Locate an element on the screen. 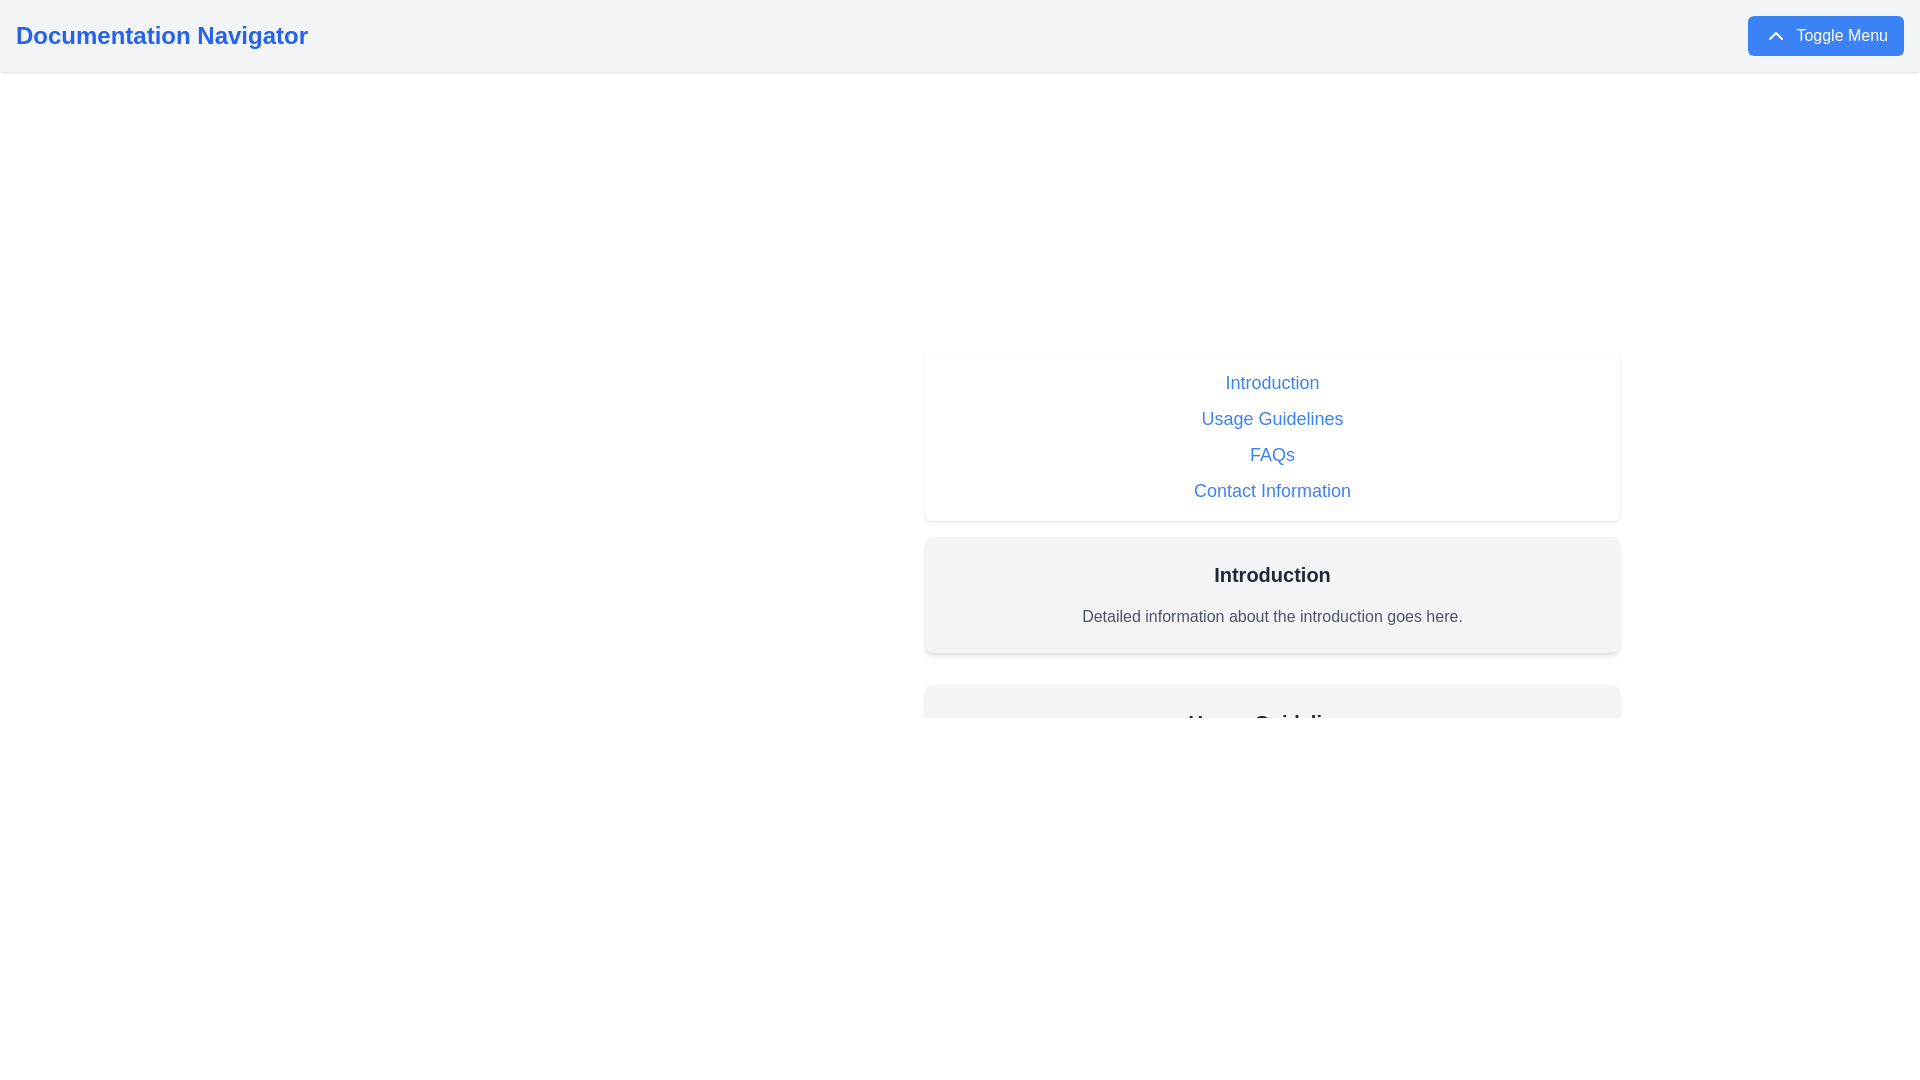  the third hyperlink labeled 'FAQs' located centrally within a card-like area is located at coordinates (1271, 455).